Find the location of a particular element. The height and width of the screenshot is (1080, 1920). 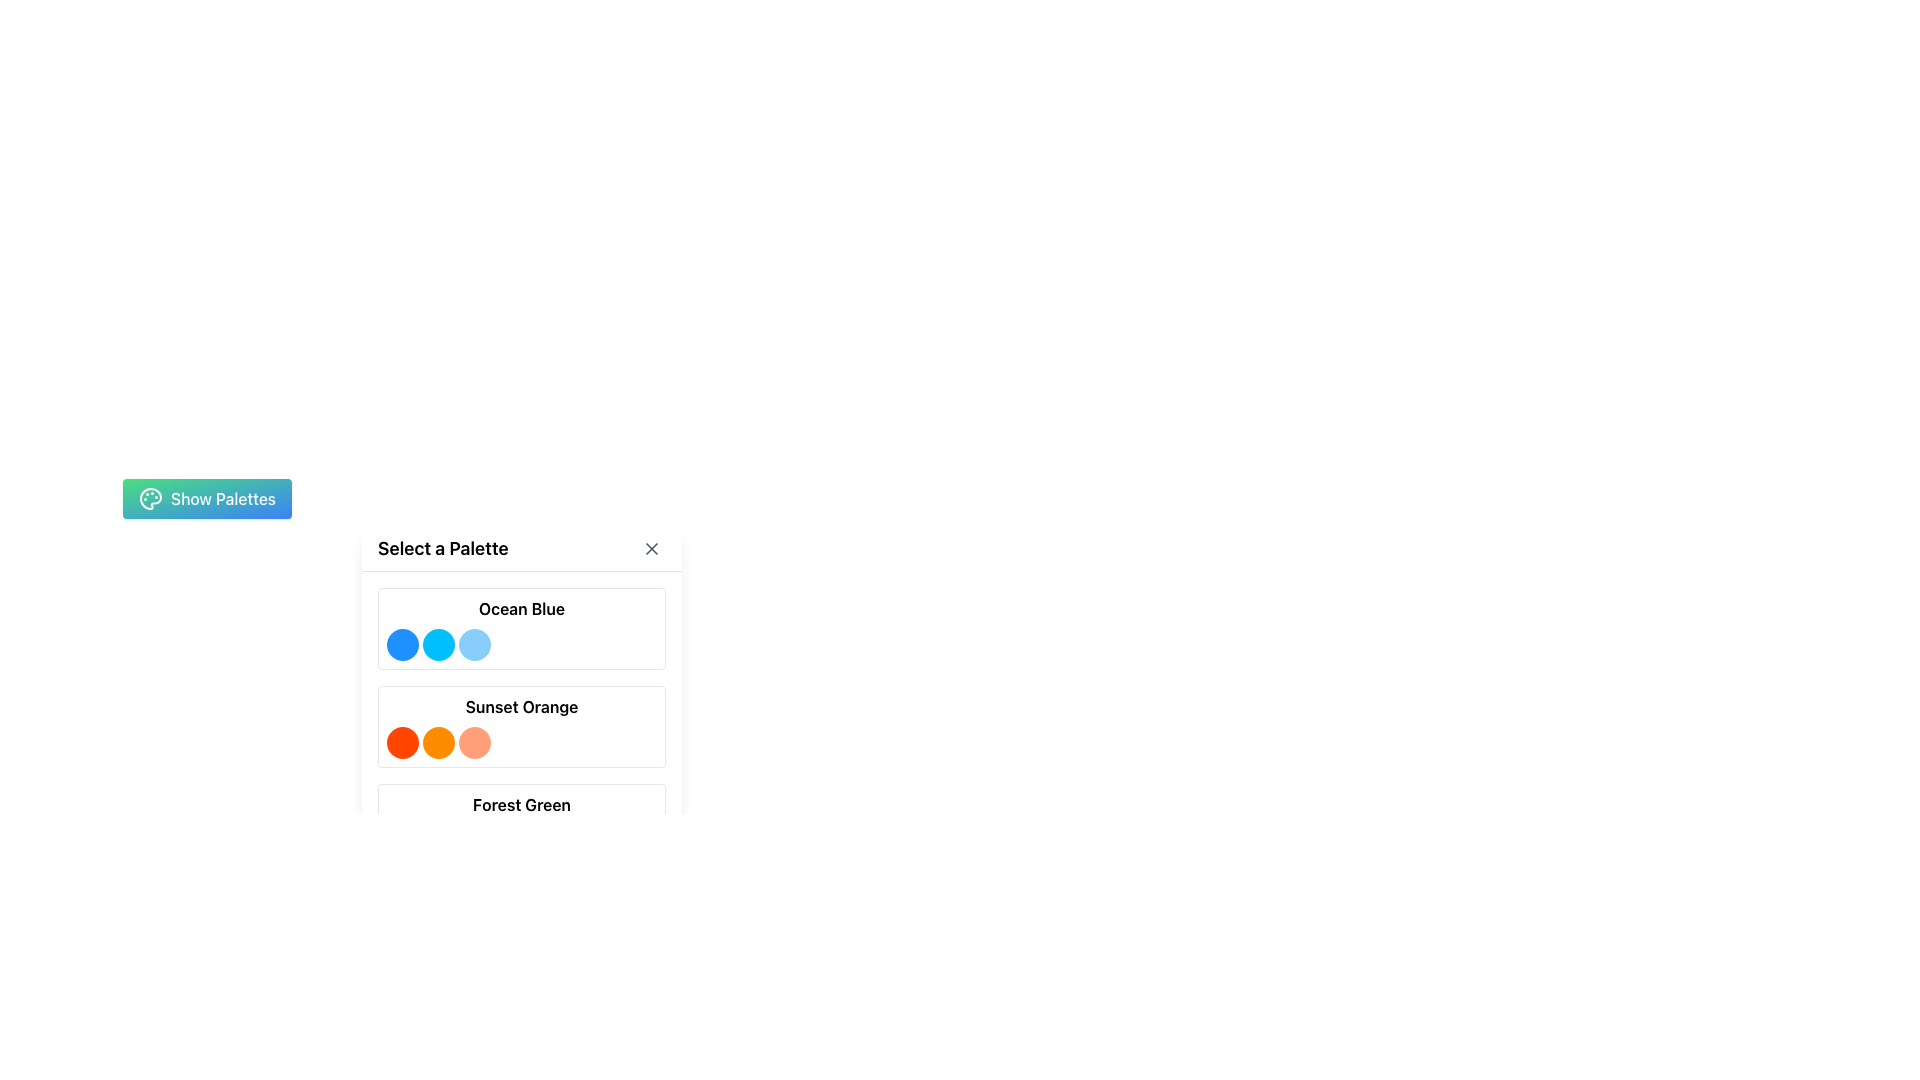

the text label displaying 'Ocean Blue' which is bold and located at the top of the 'Select a Palette' section is located at coordinates (522, 608).